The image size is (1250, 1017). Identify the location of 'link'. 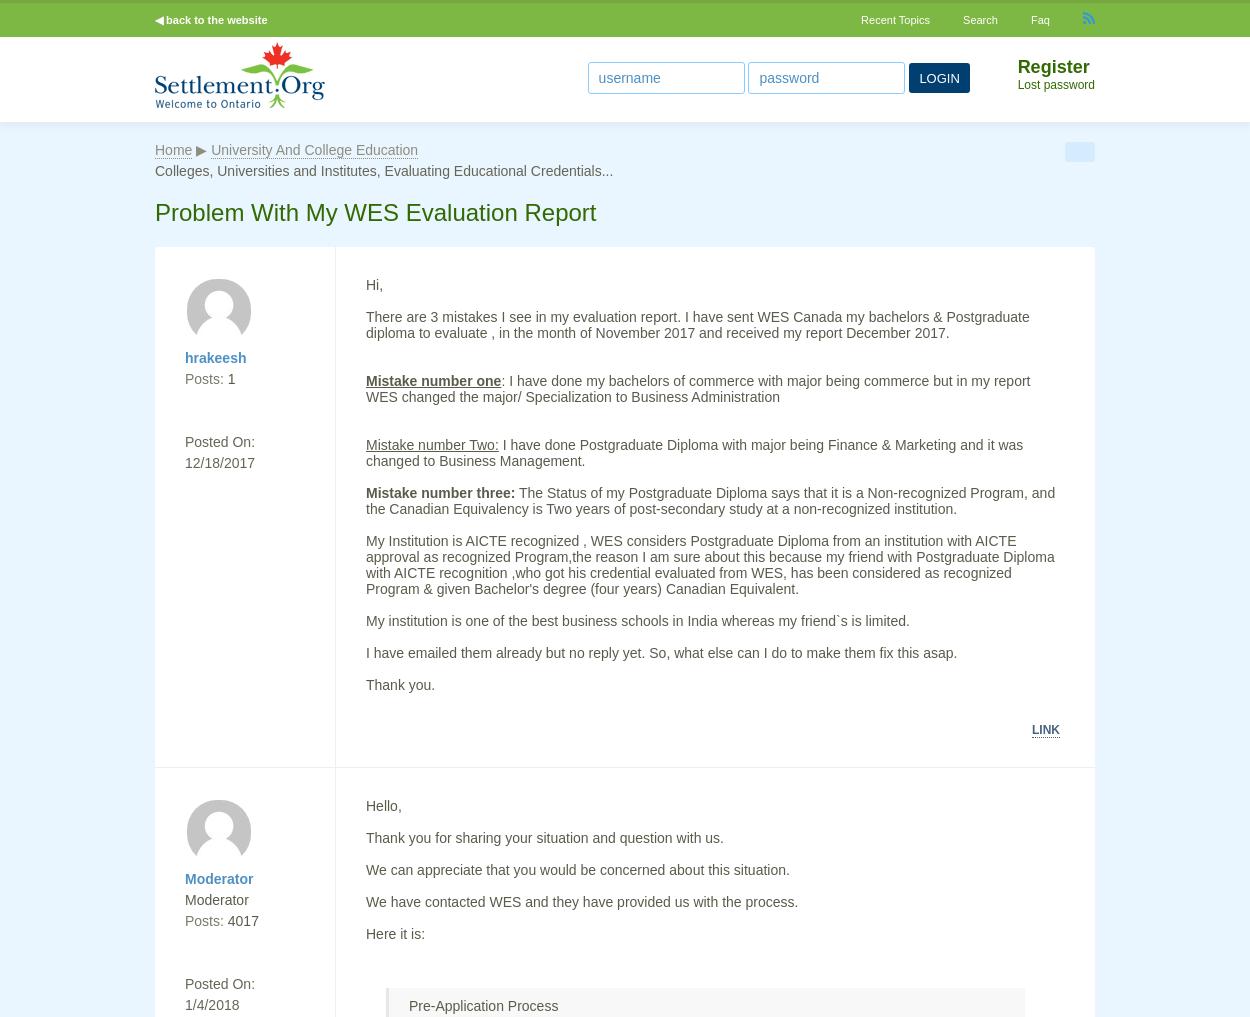
(1046, 729).